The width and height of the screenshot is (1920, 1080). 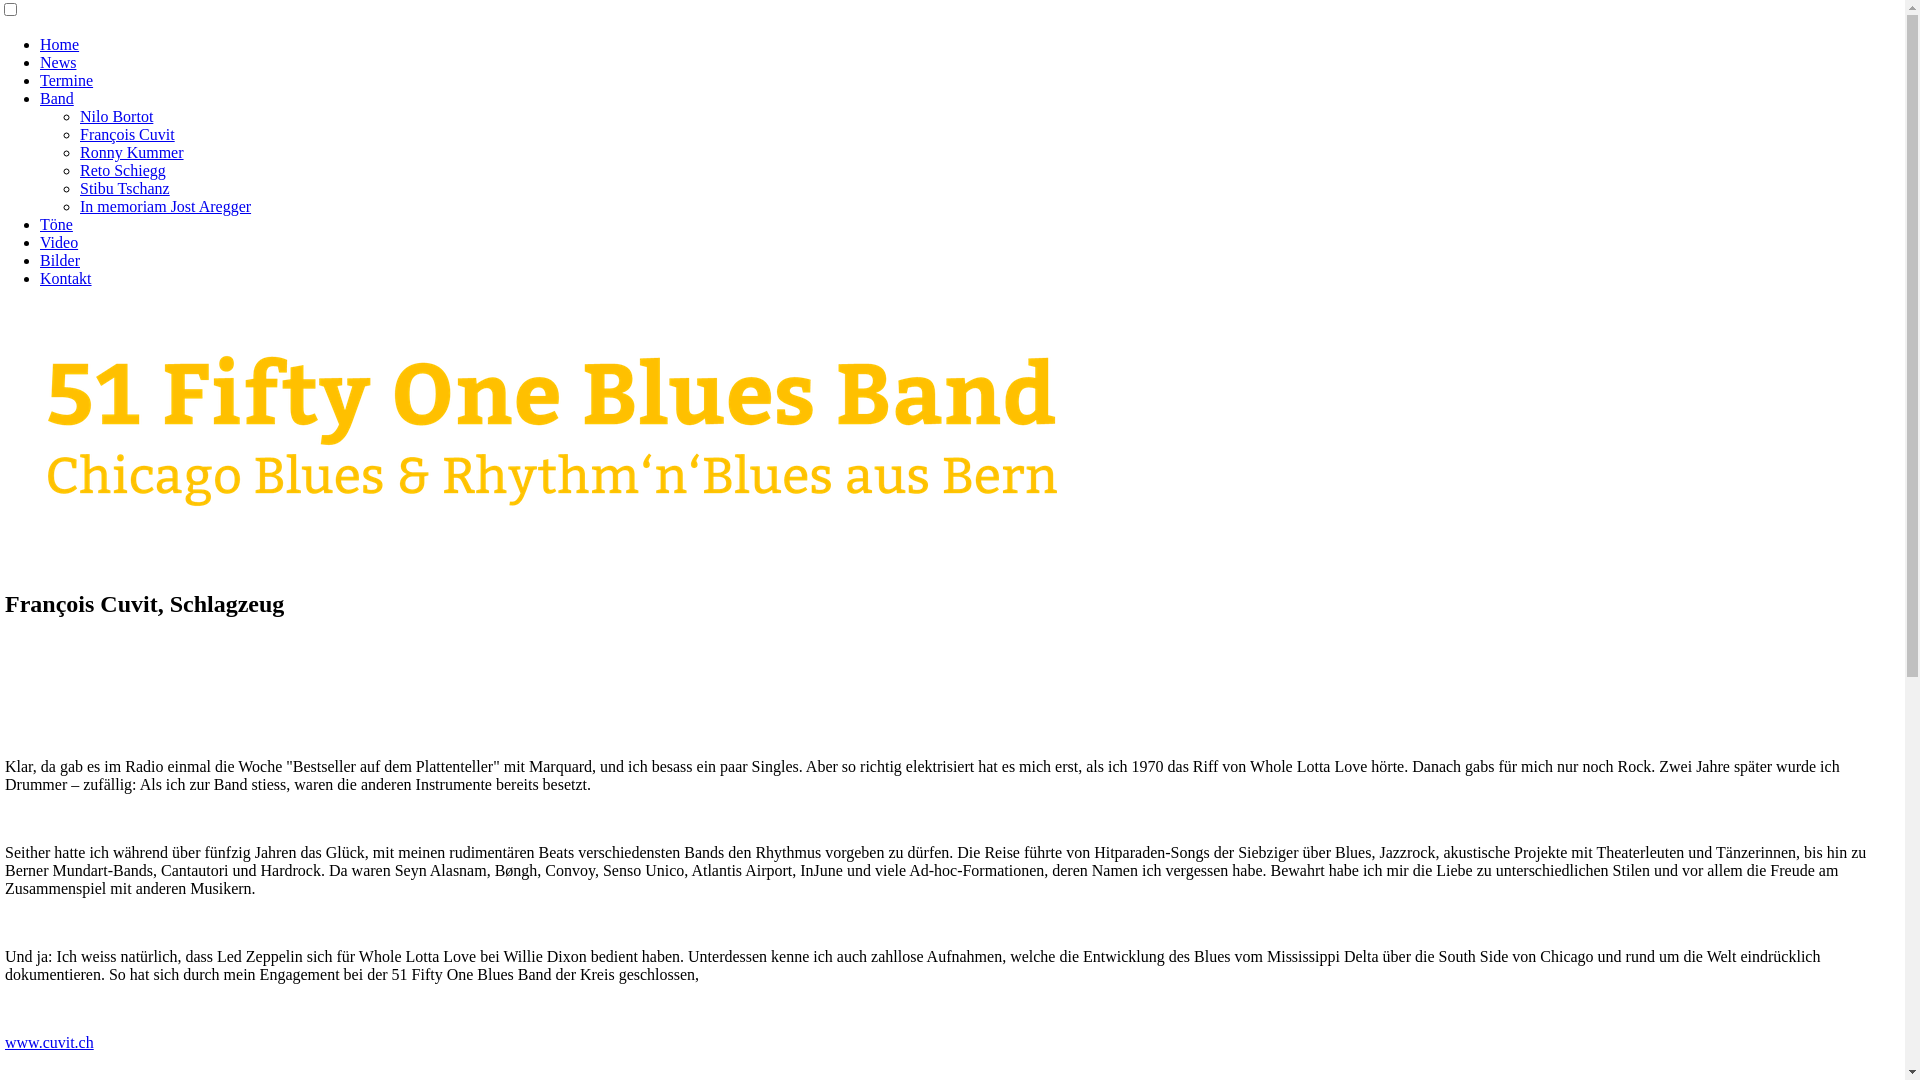 I want to click on 'Reto Schiegg', so click(x=122, y=169).